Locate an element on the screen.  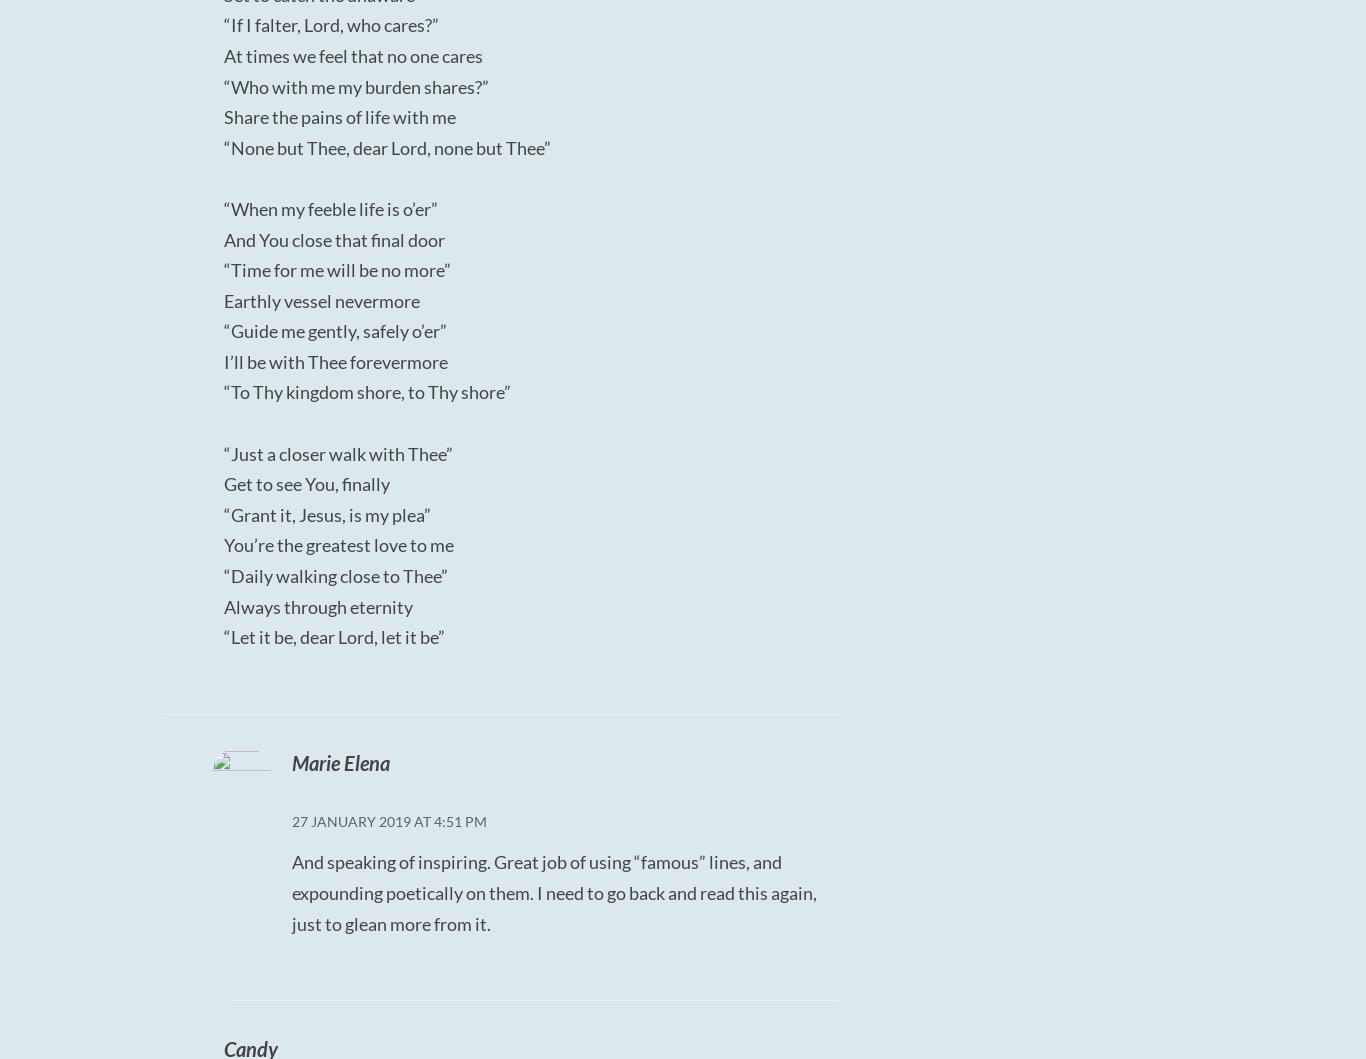
'Marie Elena' is located at coordinates (290, 760).